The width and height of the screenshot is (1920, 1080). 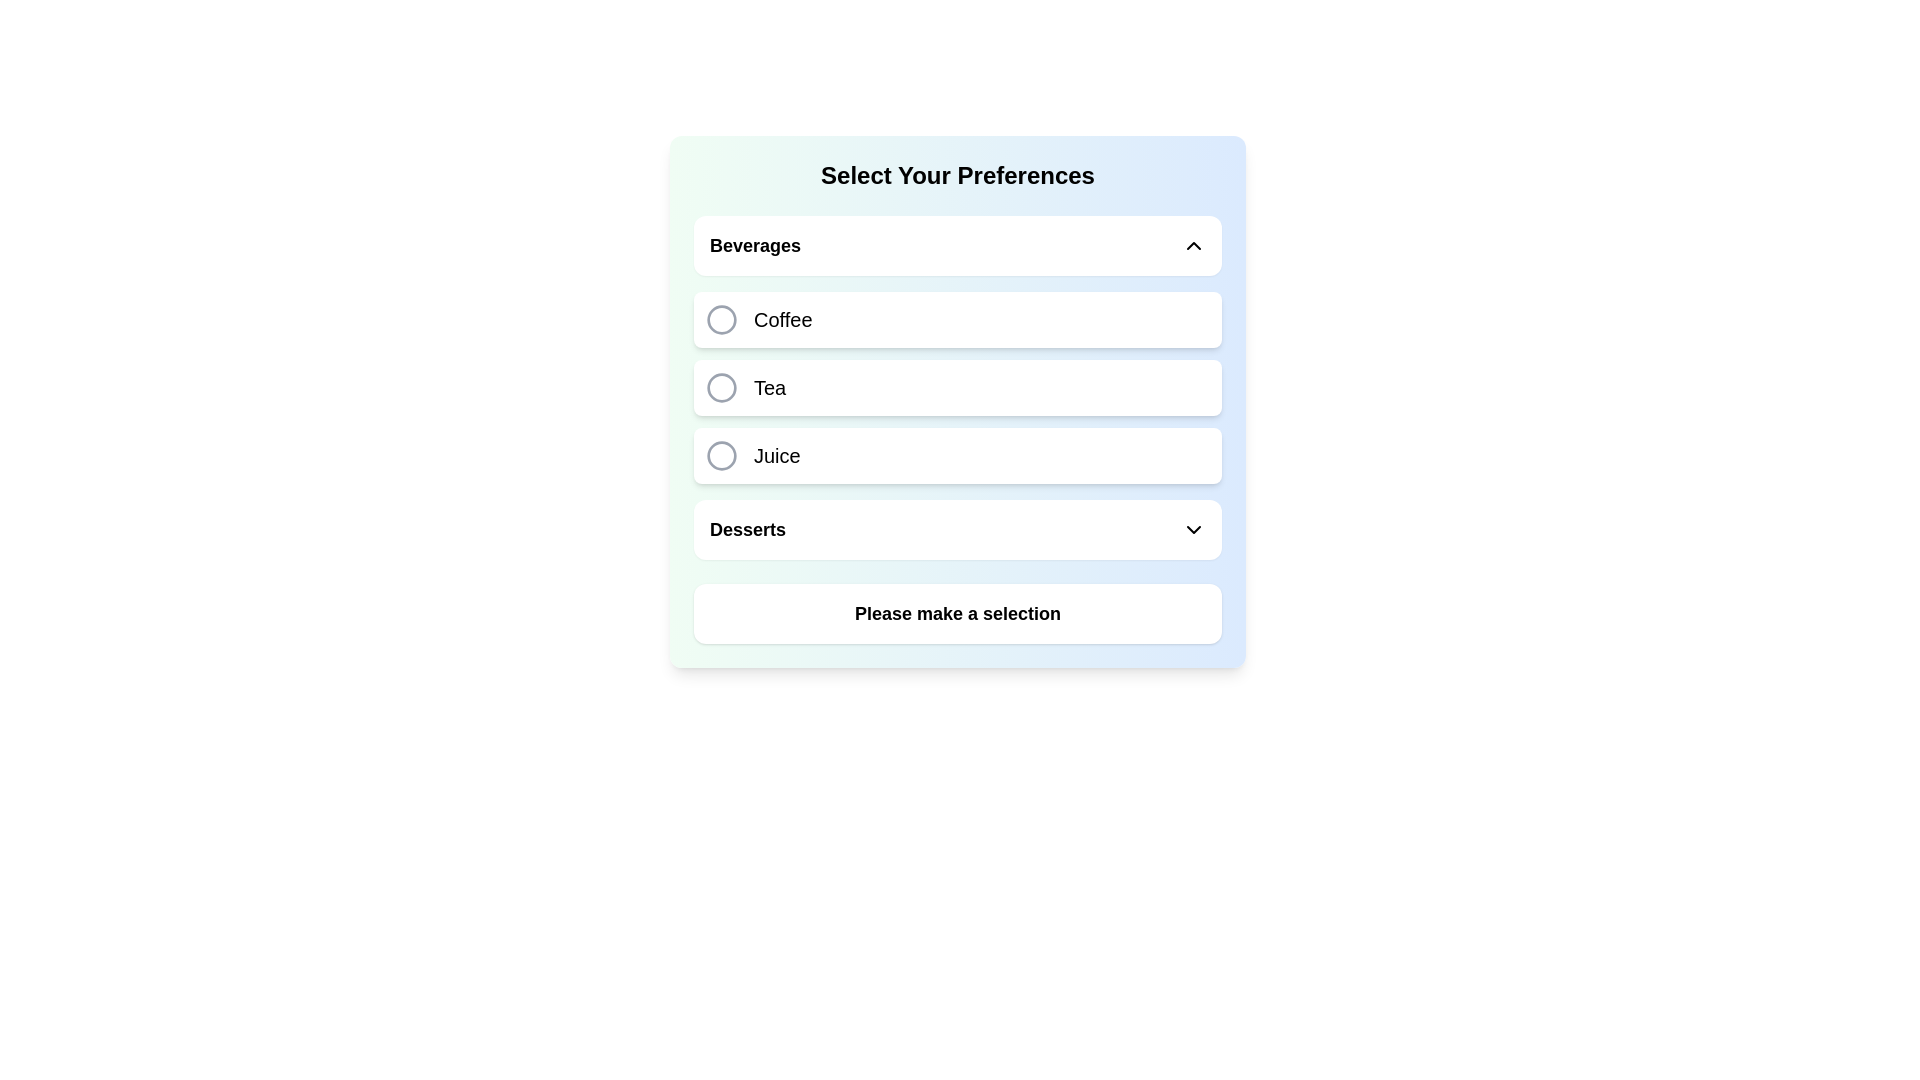 What do you see at coordinates (957, 388) in the screenshot?
I see `the radio button option for 'Tea' within the 'Beverages' category` at bounding box center [957, 388].